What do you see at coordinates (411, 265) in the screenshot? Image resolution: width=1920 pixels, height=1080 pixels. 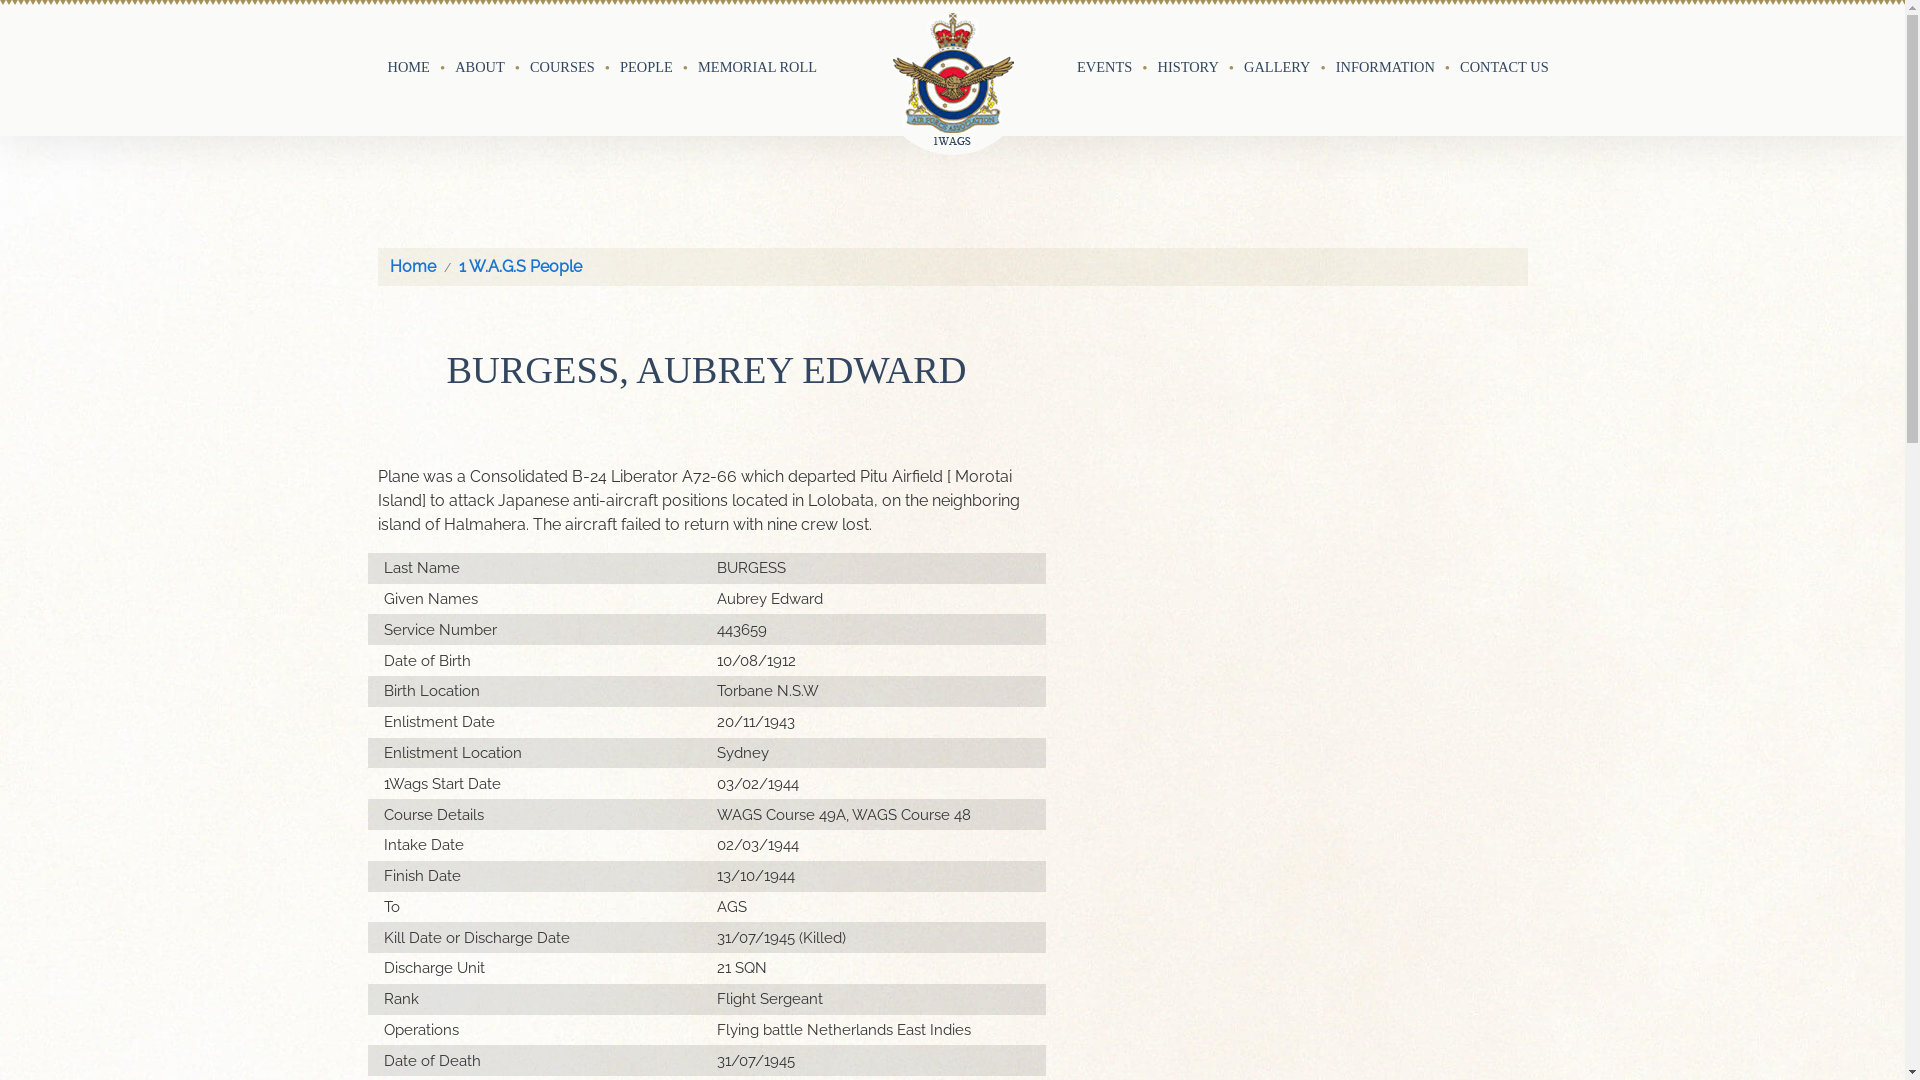 I see `'Home'` at bounding box center [411, 265].